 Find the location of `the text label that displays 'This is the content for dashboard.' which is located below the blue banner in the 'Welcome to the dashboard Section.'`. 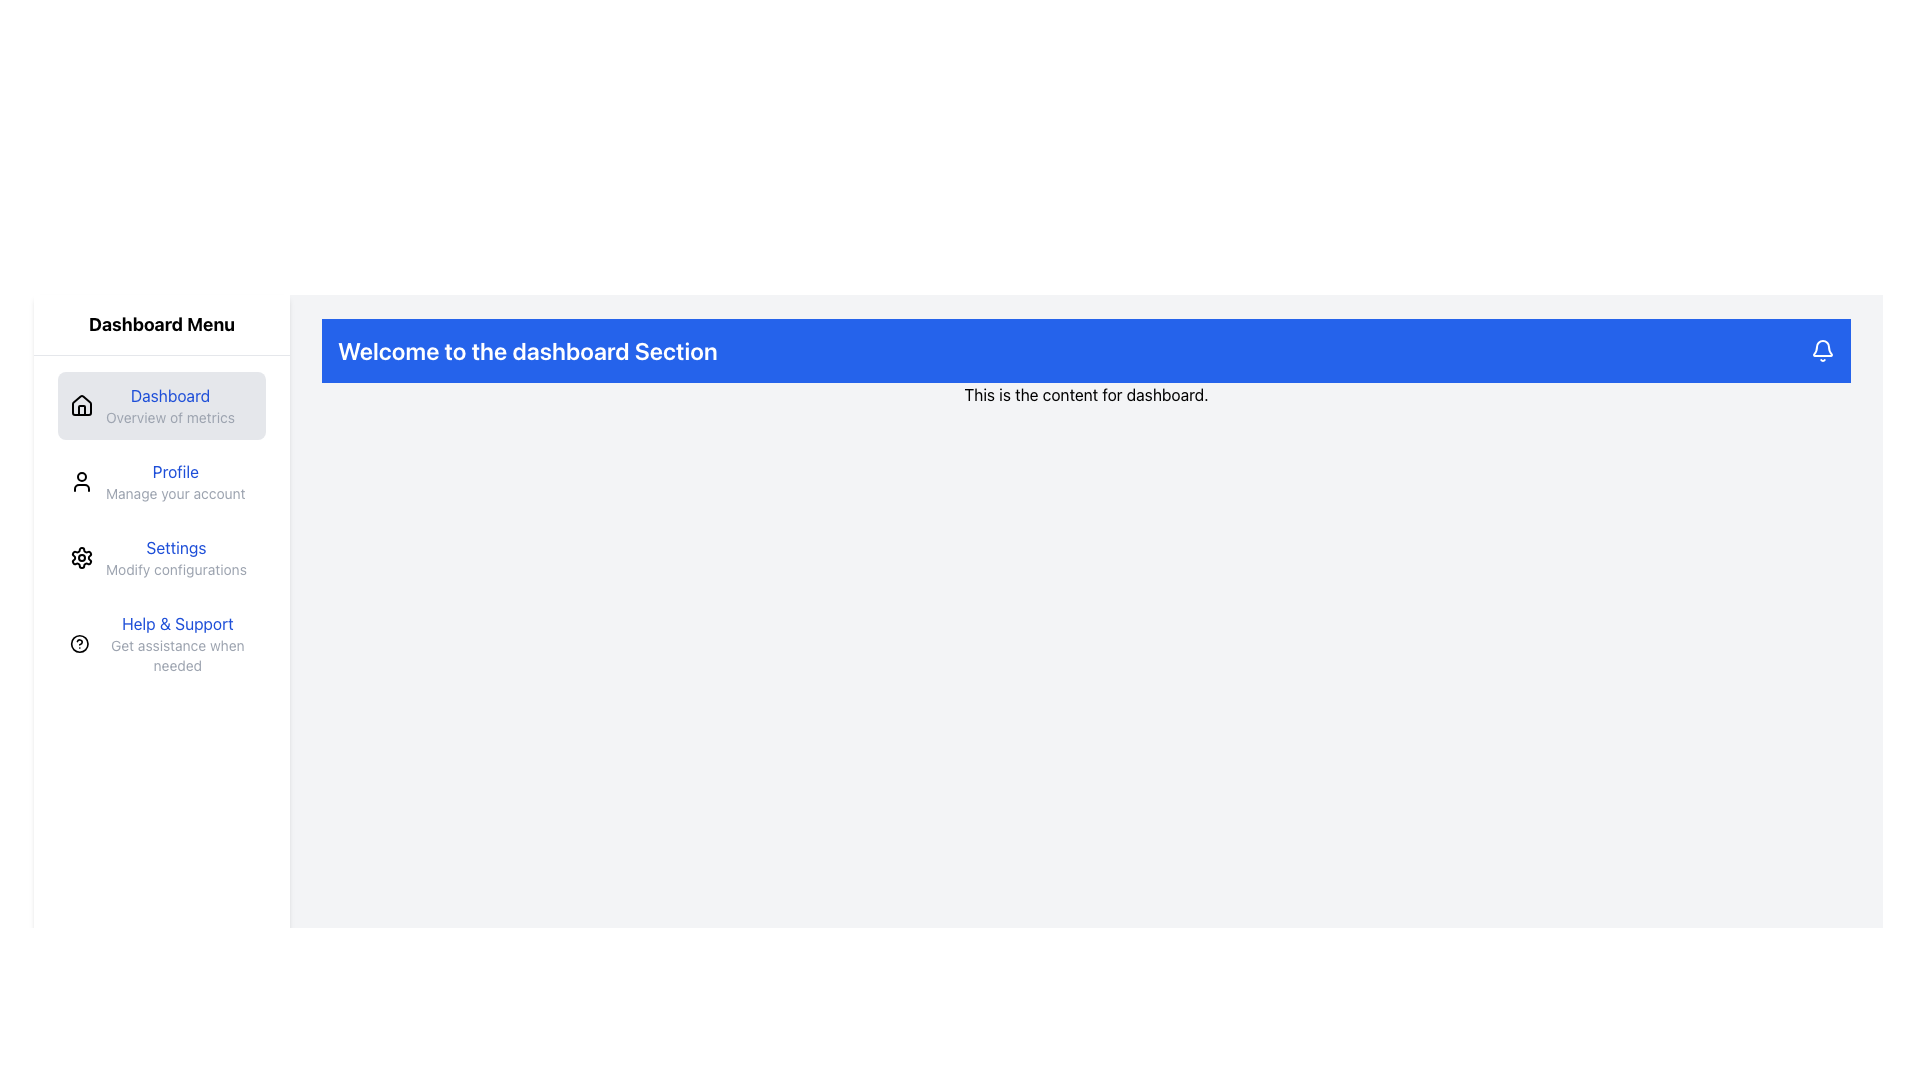

the text label that displays 'This is the content for dashboard.' which is located below the blue banner in the 'Welcome to the dashboard Section.' is located at coordinates (1085, 394).